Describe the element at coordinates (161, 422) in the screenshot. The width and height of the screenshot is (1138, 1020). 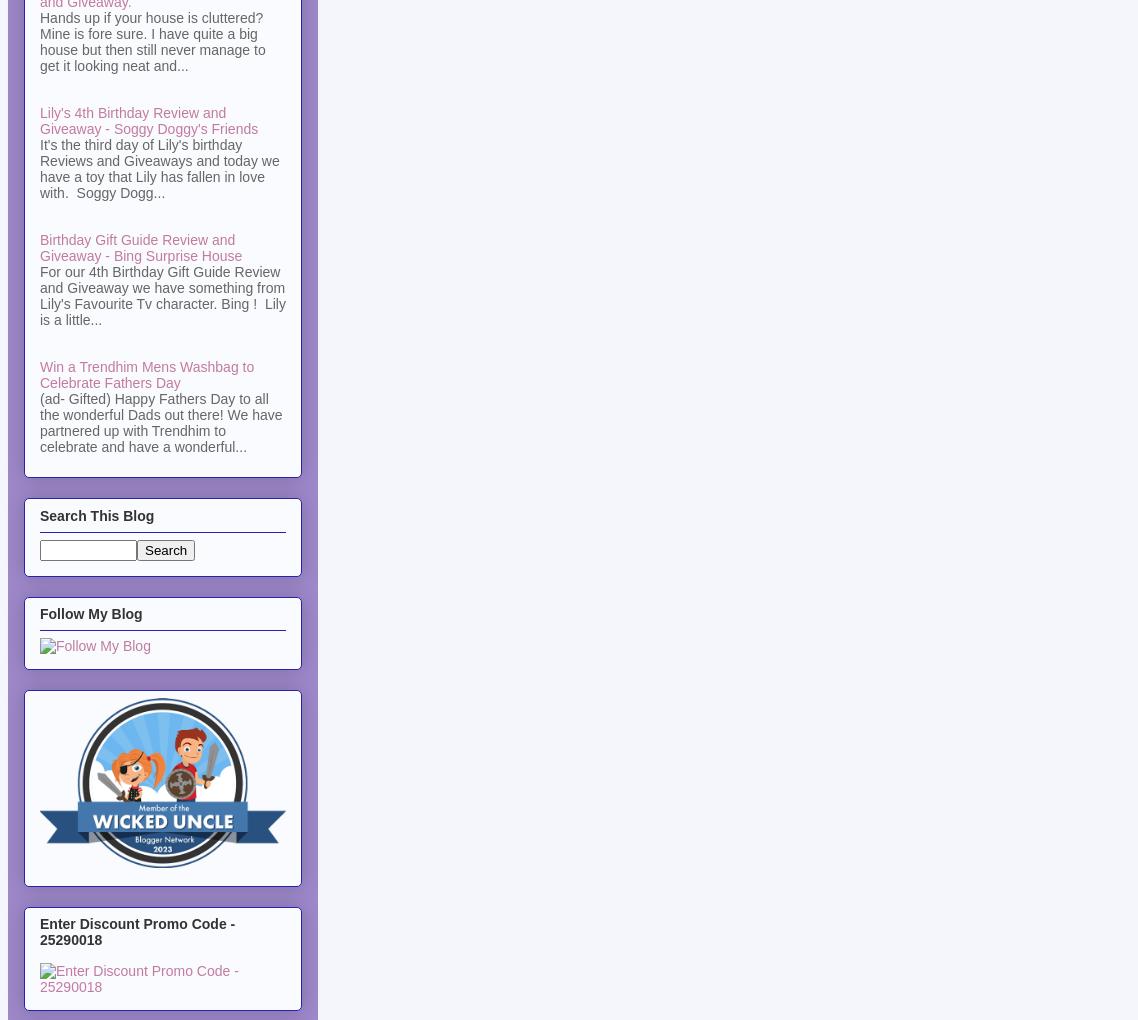
I see `'(ad- Gifted)   Happy Fathers Day to all the wonderful Dads out there!   We have partnered up with Trendhim to celebrate and have a wonderful...'` at that location.